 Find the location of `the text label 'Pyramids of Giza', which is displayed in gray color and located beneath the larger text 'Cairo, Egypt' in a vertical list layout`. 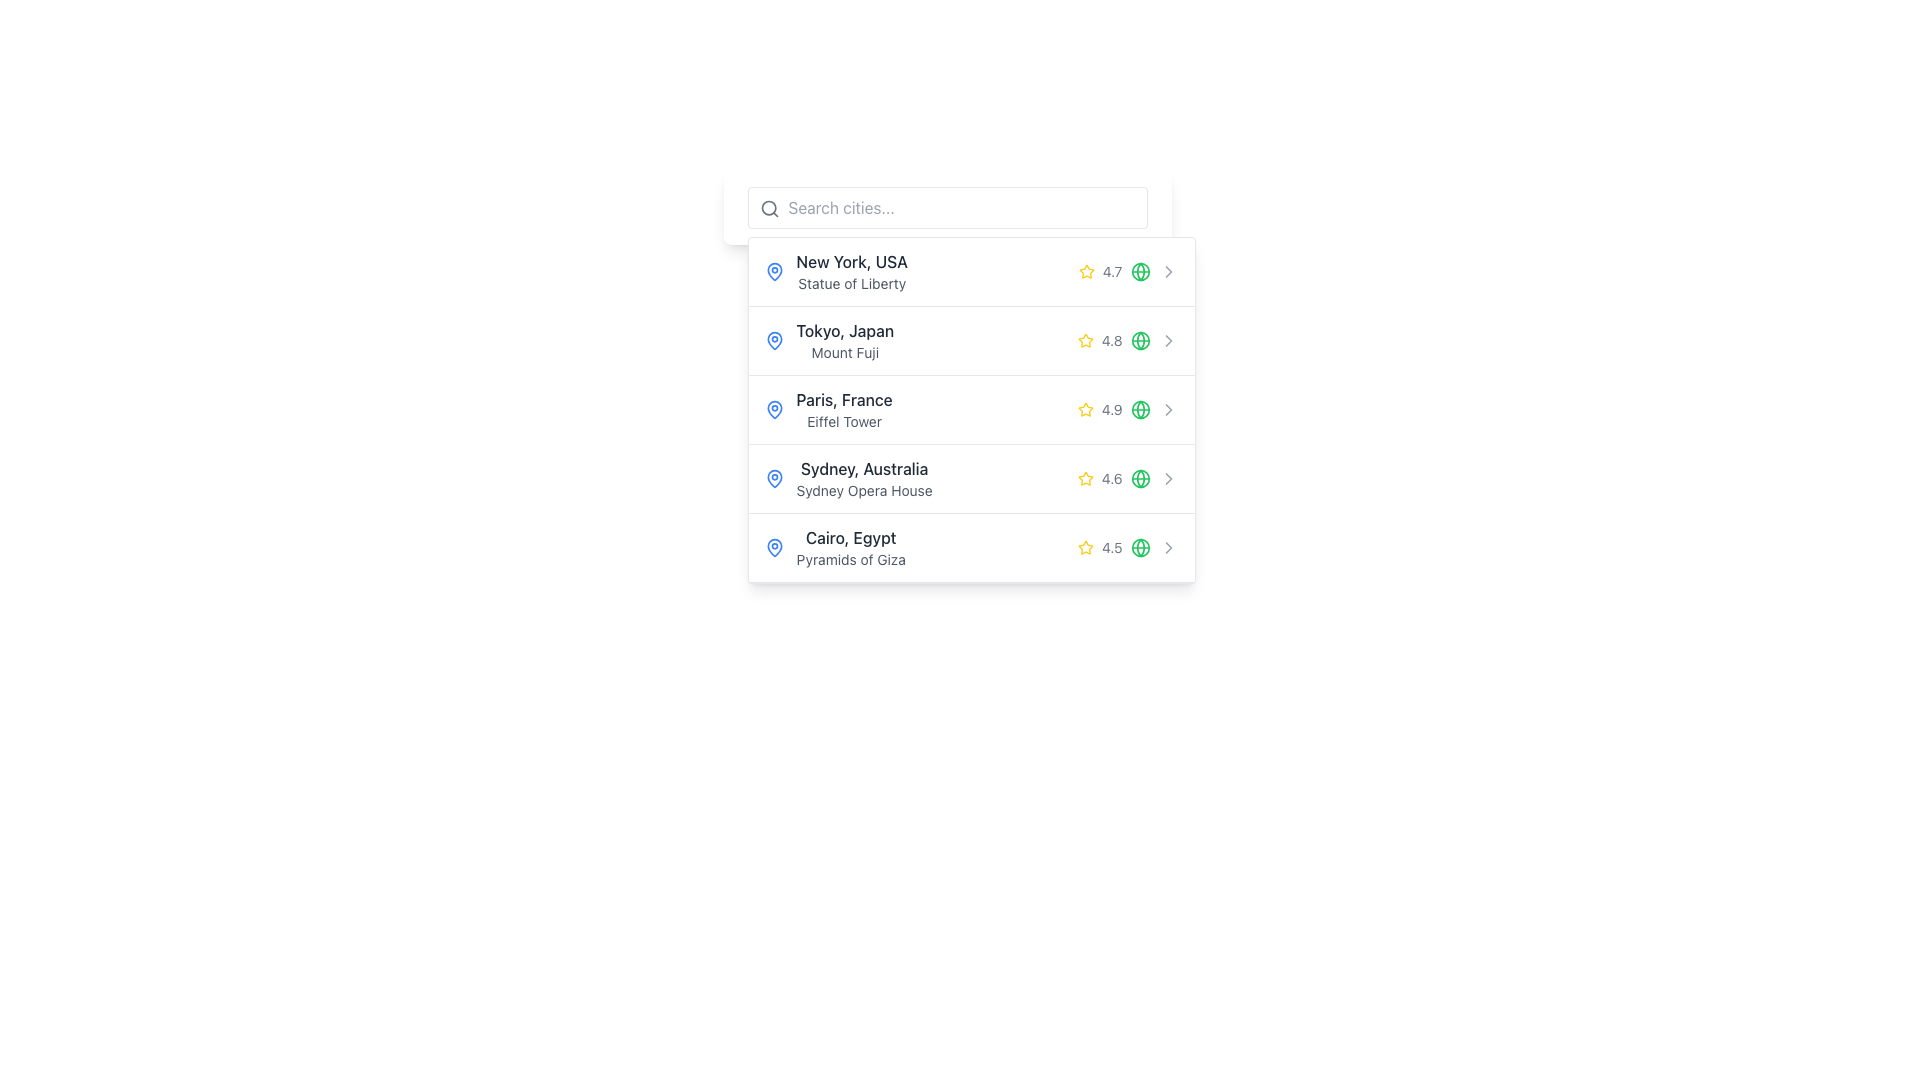

the text label 'Pyramids of Giza', which is displayed in gray color and located beneath the larger text 'Cairo, Egypt' in a vertical list layout is located at coordinates (851, 559).